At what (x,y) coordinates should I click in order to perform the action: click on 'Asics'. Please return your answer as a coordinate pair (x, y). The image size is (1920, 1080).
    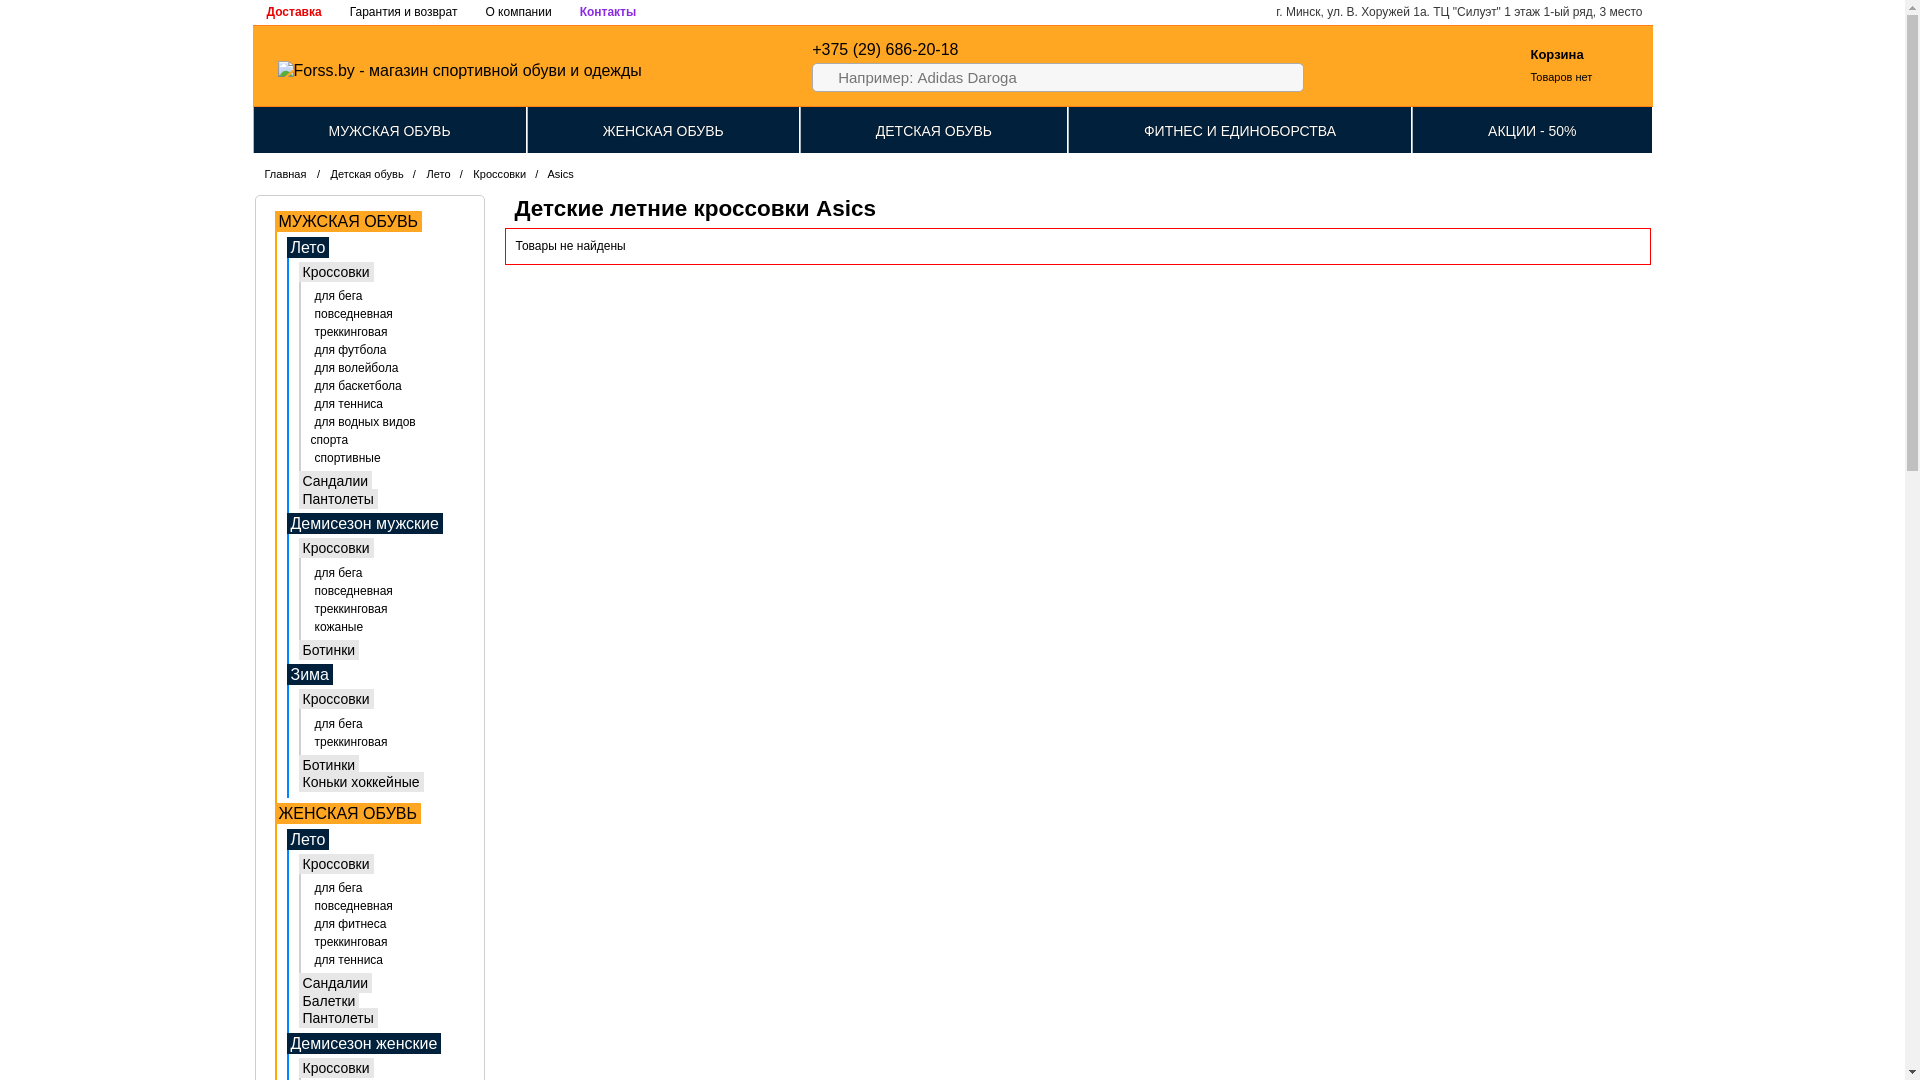
    Looking at the image, I should click on (560, 172).